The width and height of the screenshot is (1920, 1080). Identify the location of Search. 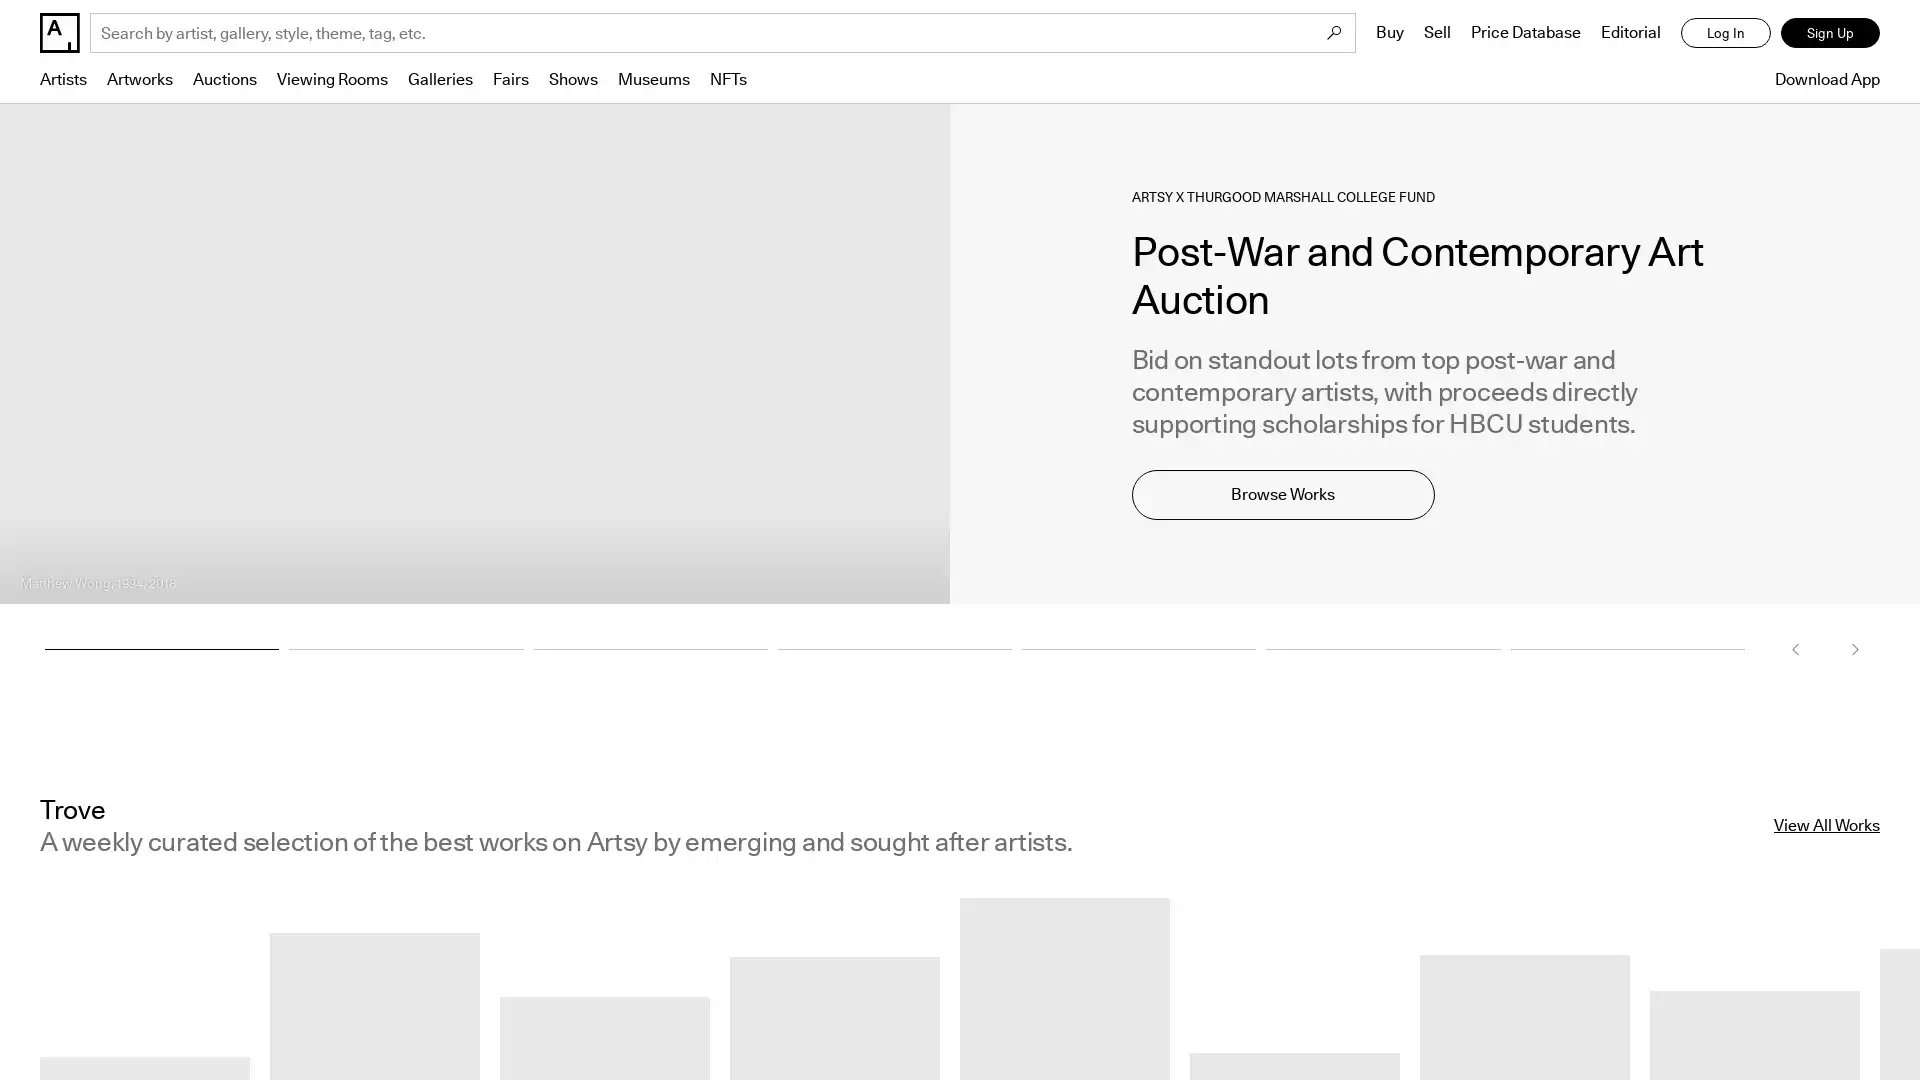
(1334, 33).